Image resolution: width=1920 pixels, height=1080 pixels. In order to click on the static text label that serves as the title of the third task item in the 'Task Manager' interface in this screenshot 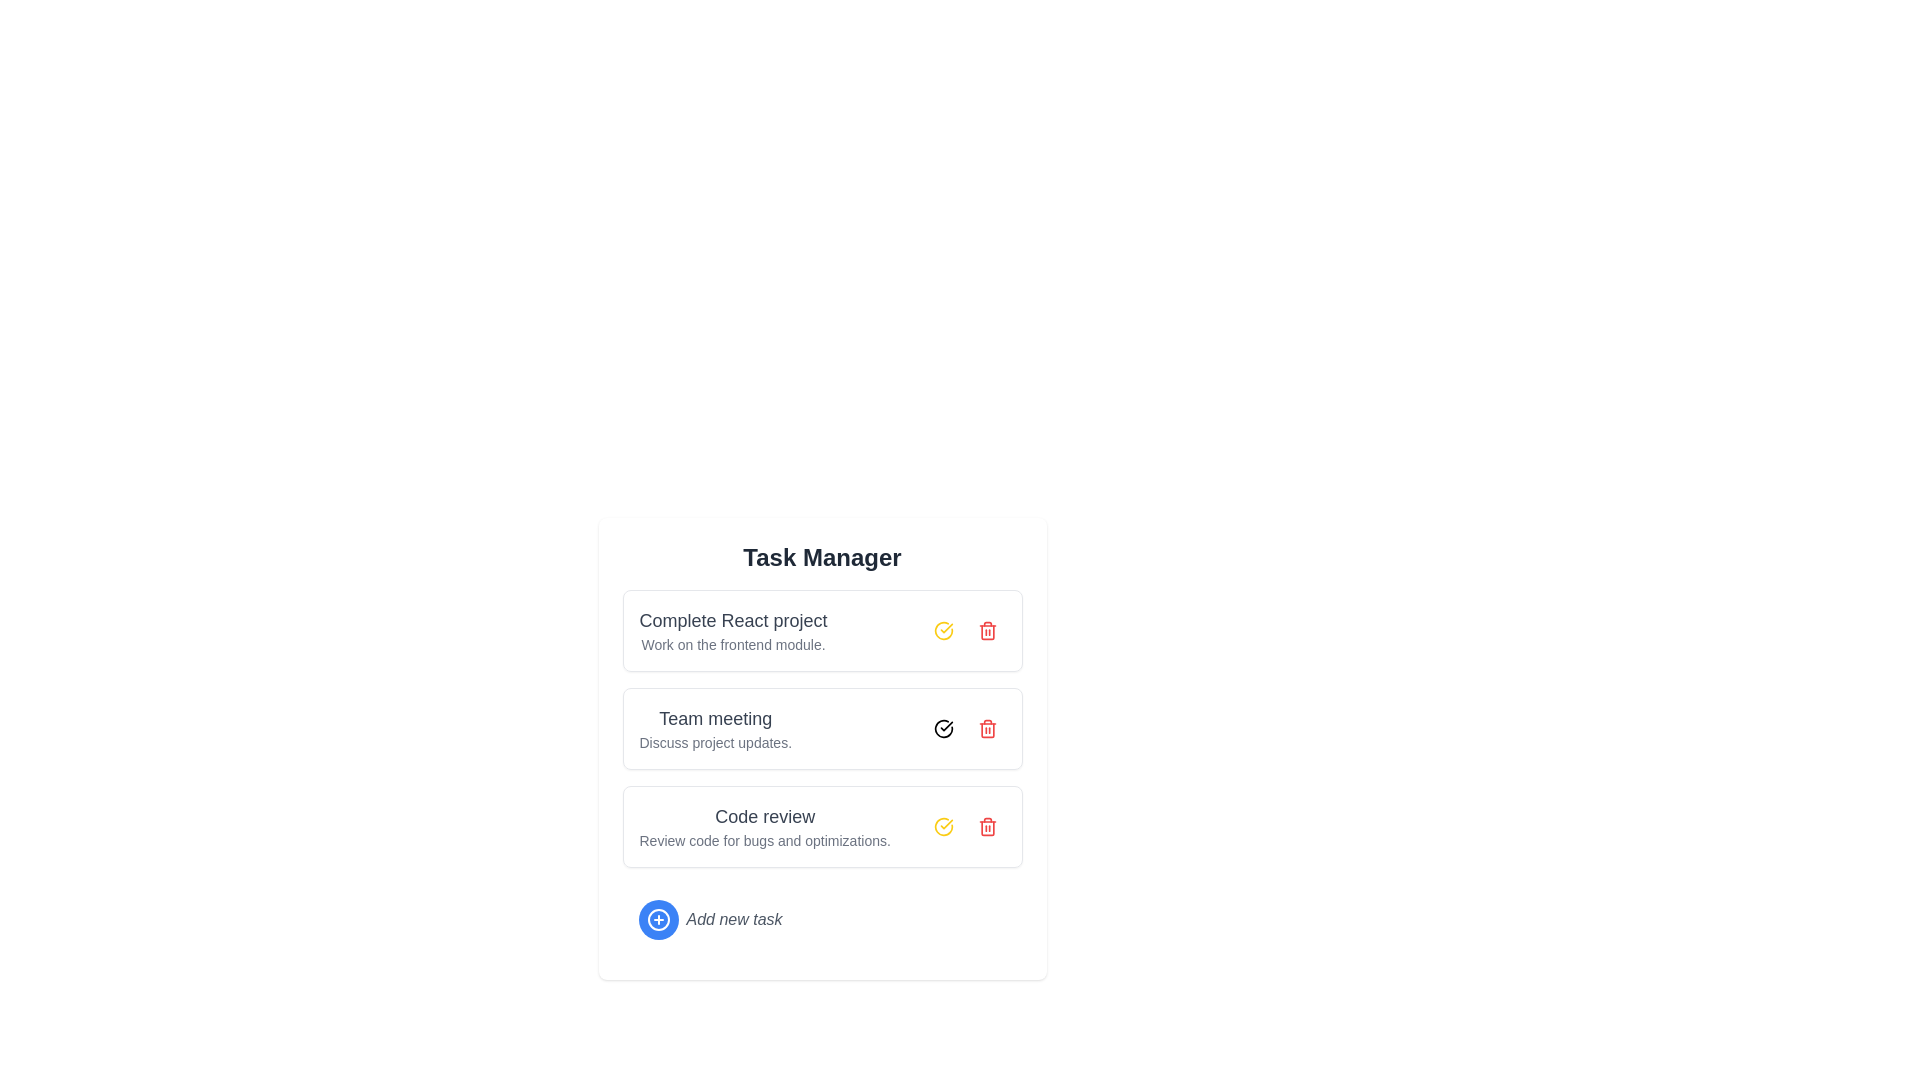, I will do `click(764, 817)`.